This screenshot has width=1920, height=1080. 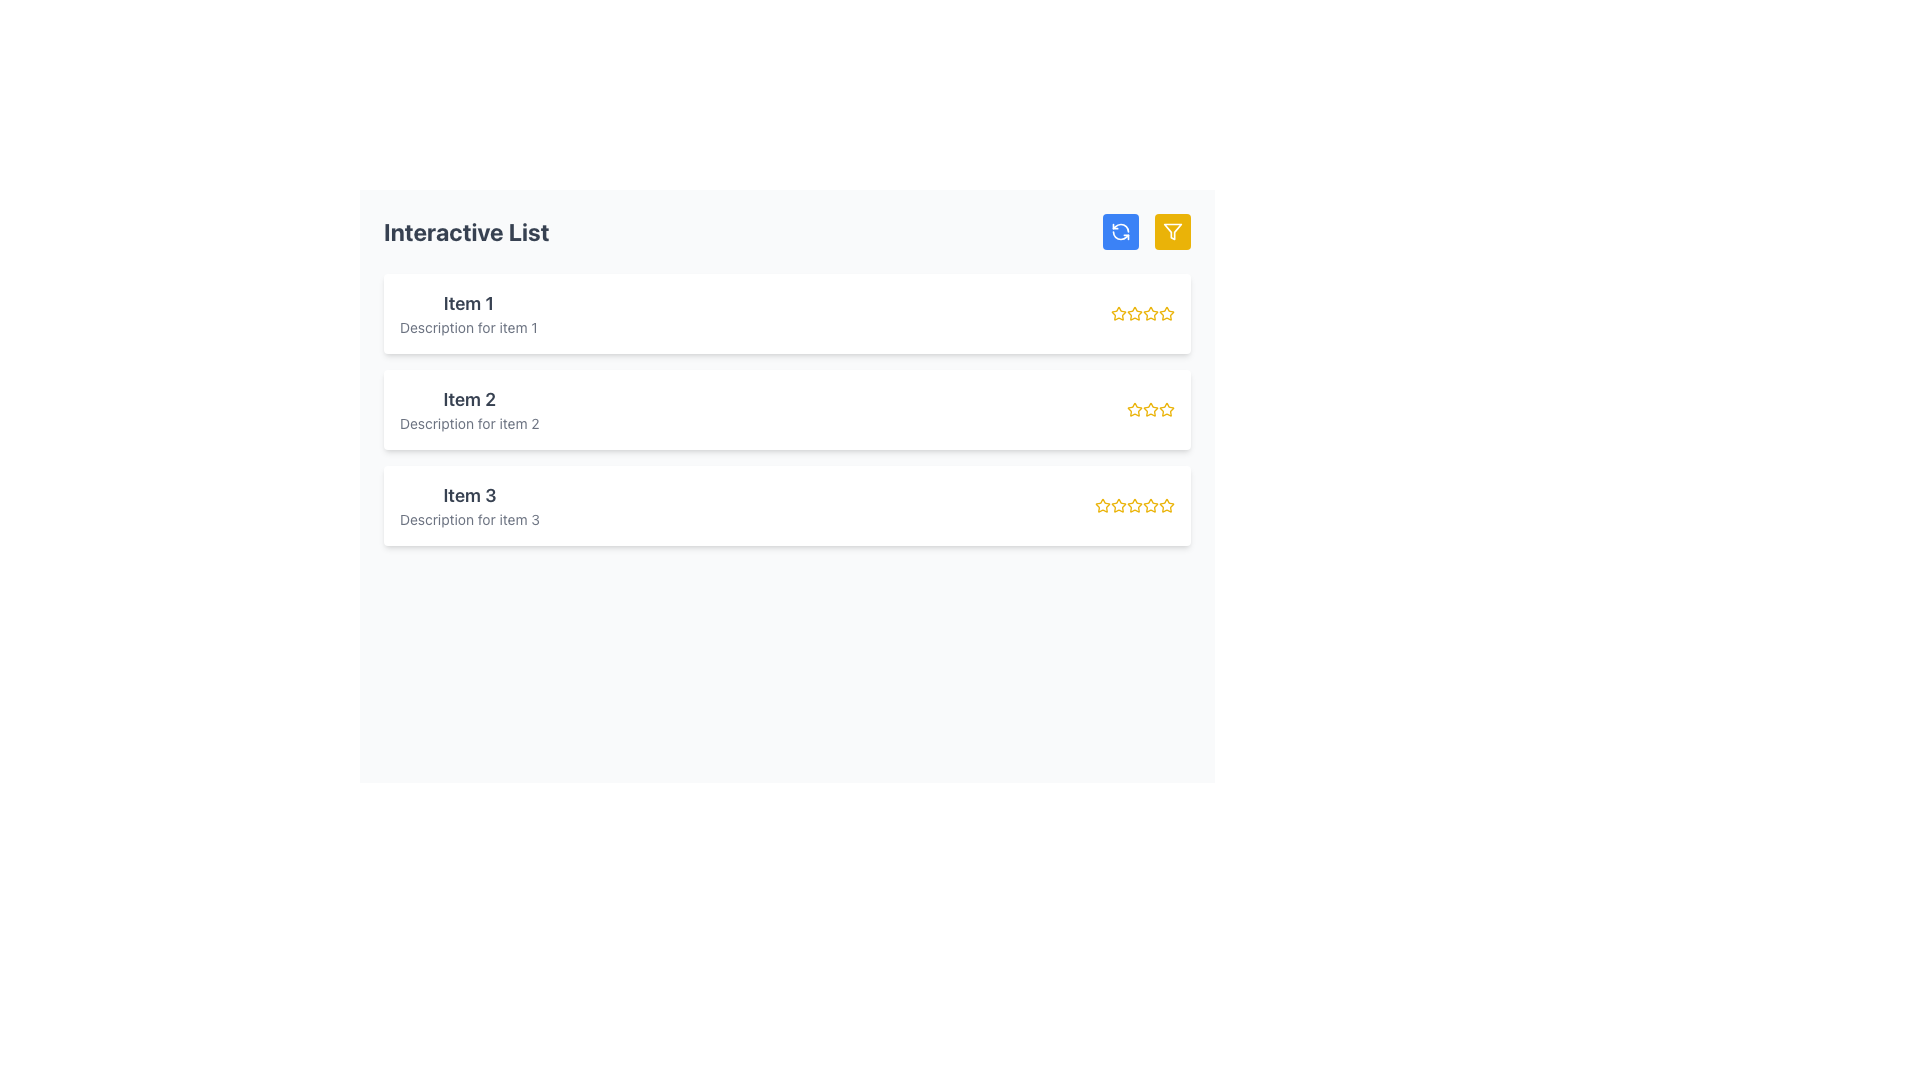 What do you see at coordinates (1151, 408) in the screenshot?
I see `the third Rating Star icon, which is a yellow hollow star among a series of five stars` at bounding box center [1151, 408].